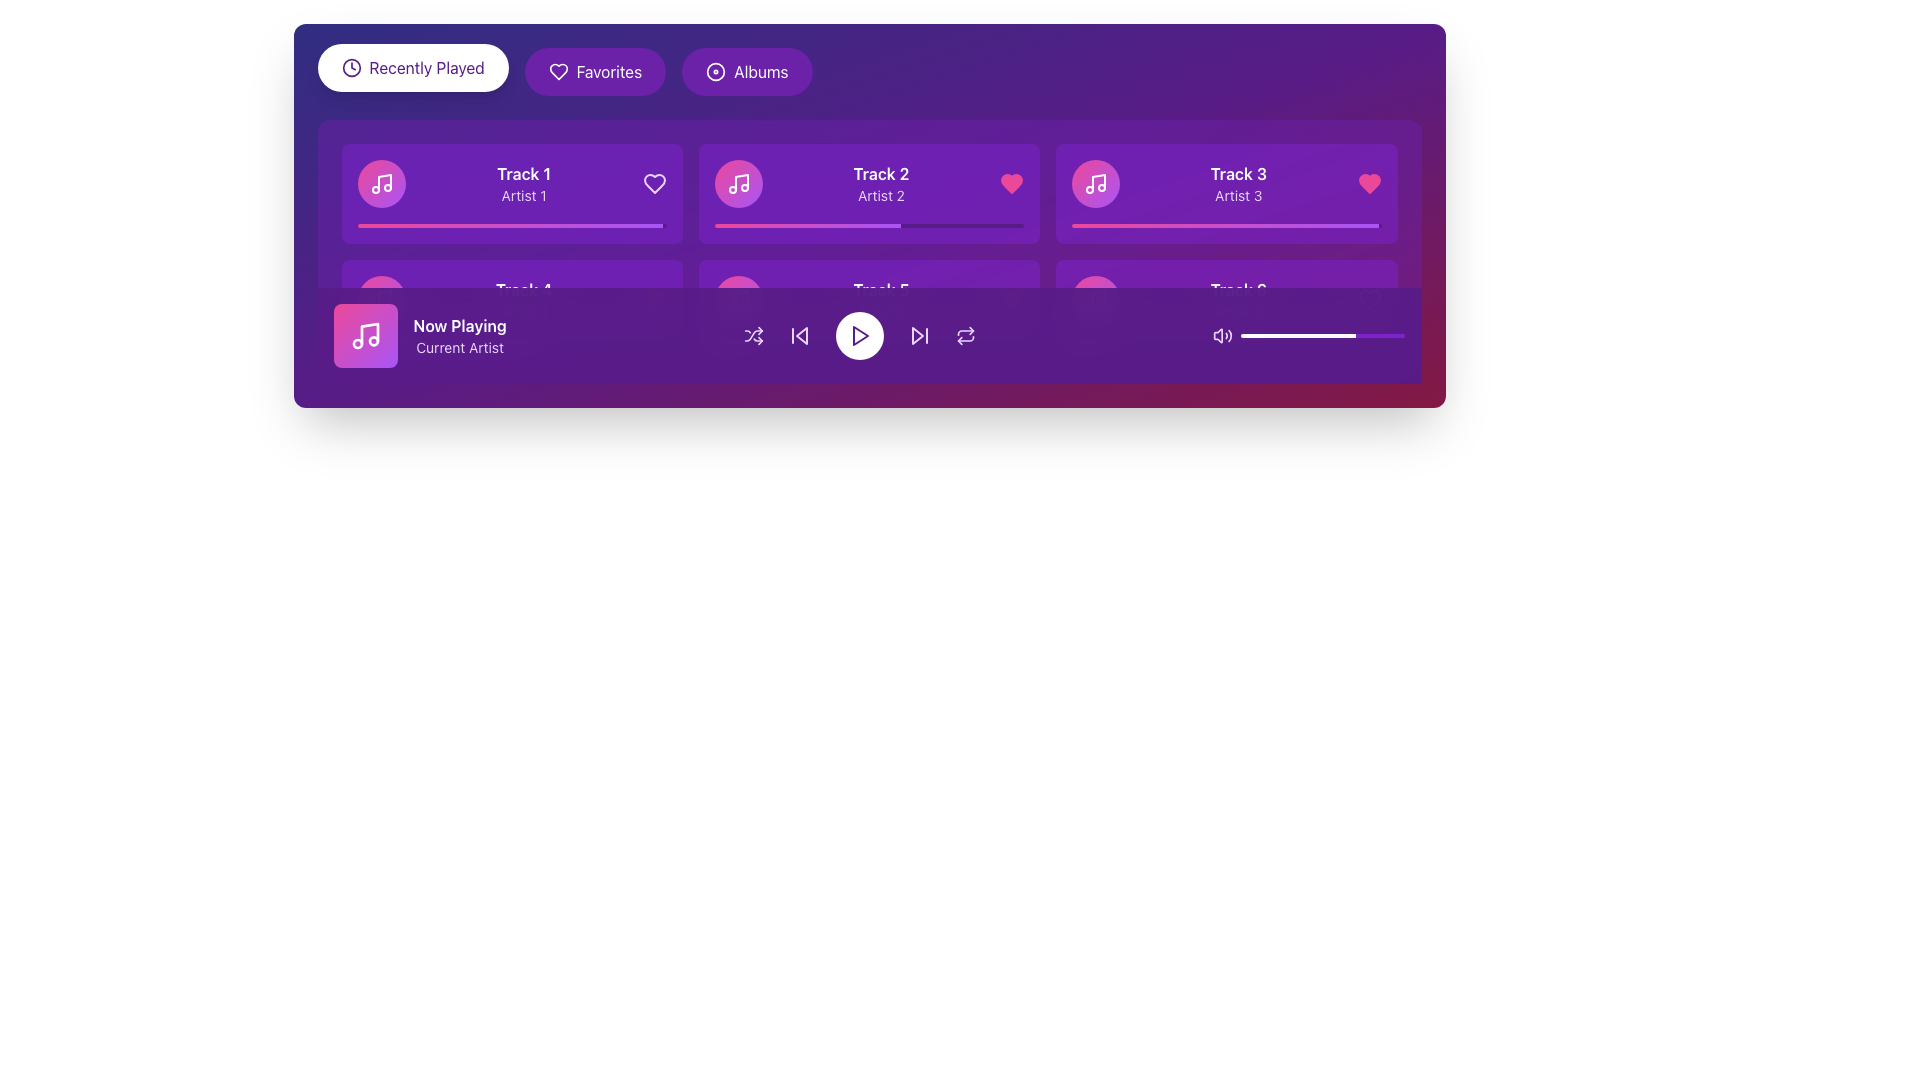  Describe the element at coordinates (737, 184) in the screenshot. I see `the circular Icon button with a gradient background and a white music note icon to play the track located at the top-right of the 'Track 2' item` at that location.